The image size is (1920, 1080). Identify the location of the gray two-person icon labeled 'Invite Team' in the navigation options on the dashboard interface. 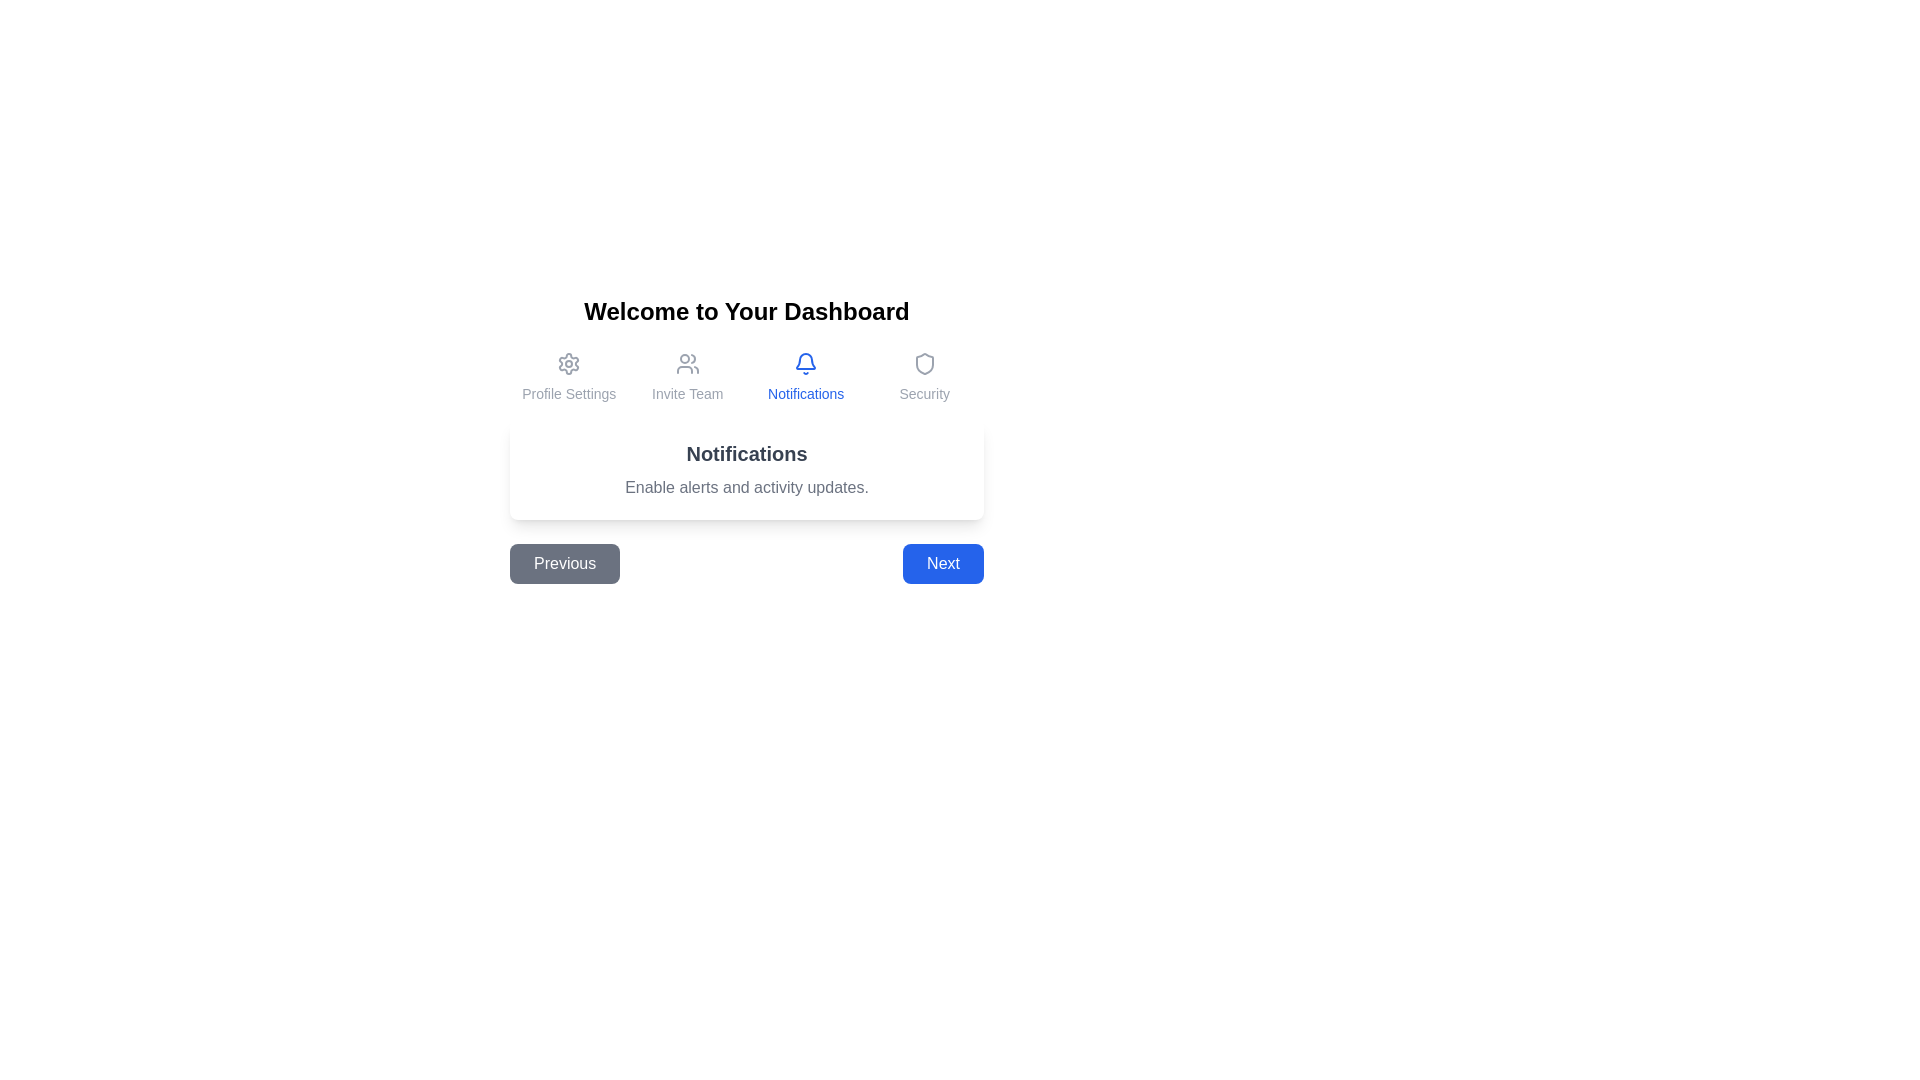
(687, 363).